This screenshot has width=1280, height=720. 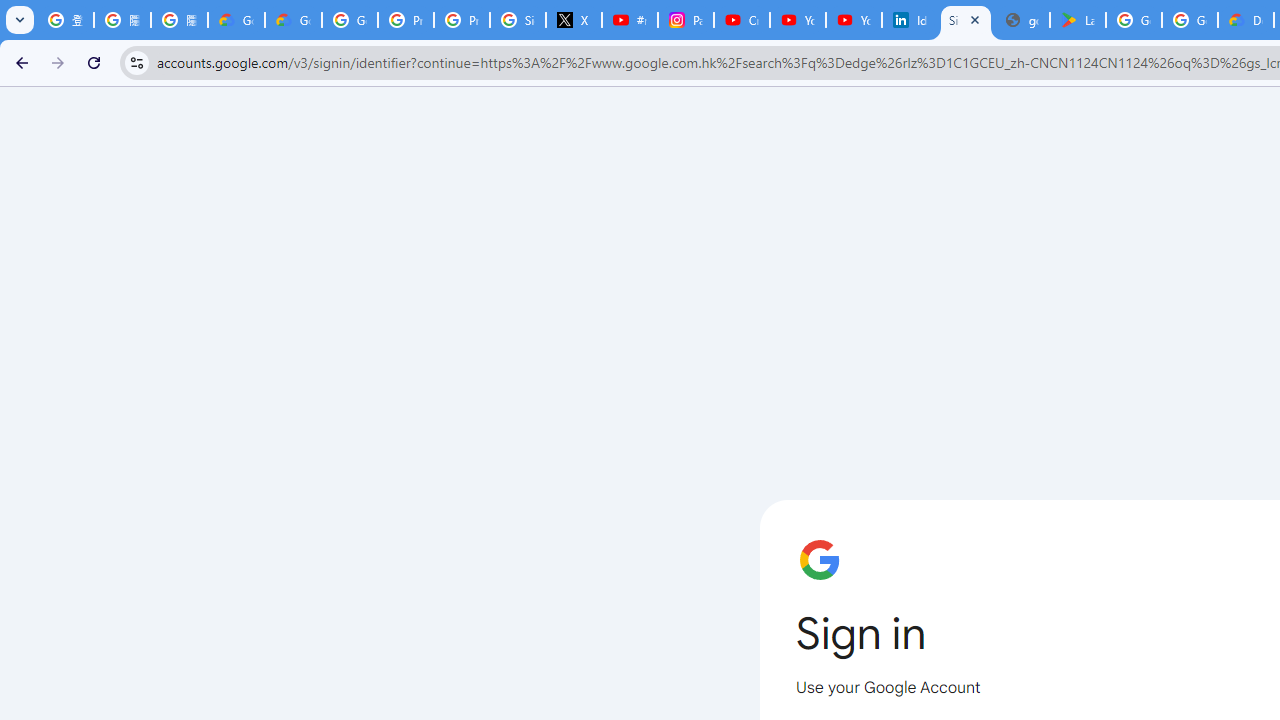 I want to click on 'YouTube Culture & Trends - YouTube Top 10, 2021', so click(x=853, y=20).